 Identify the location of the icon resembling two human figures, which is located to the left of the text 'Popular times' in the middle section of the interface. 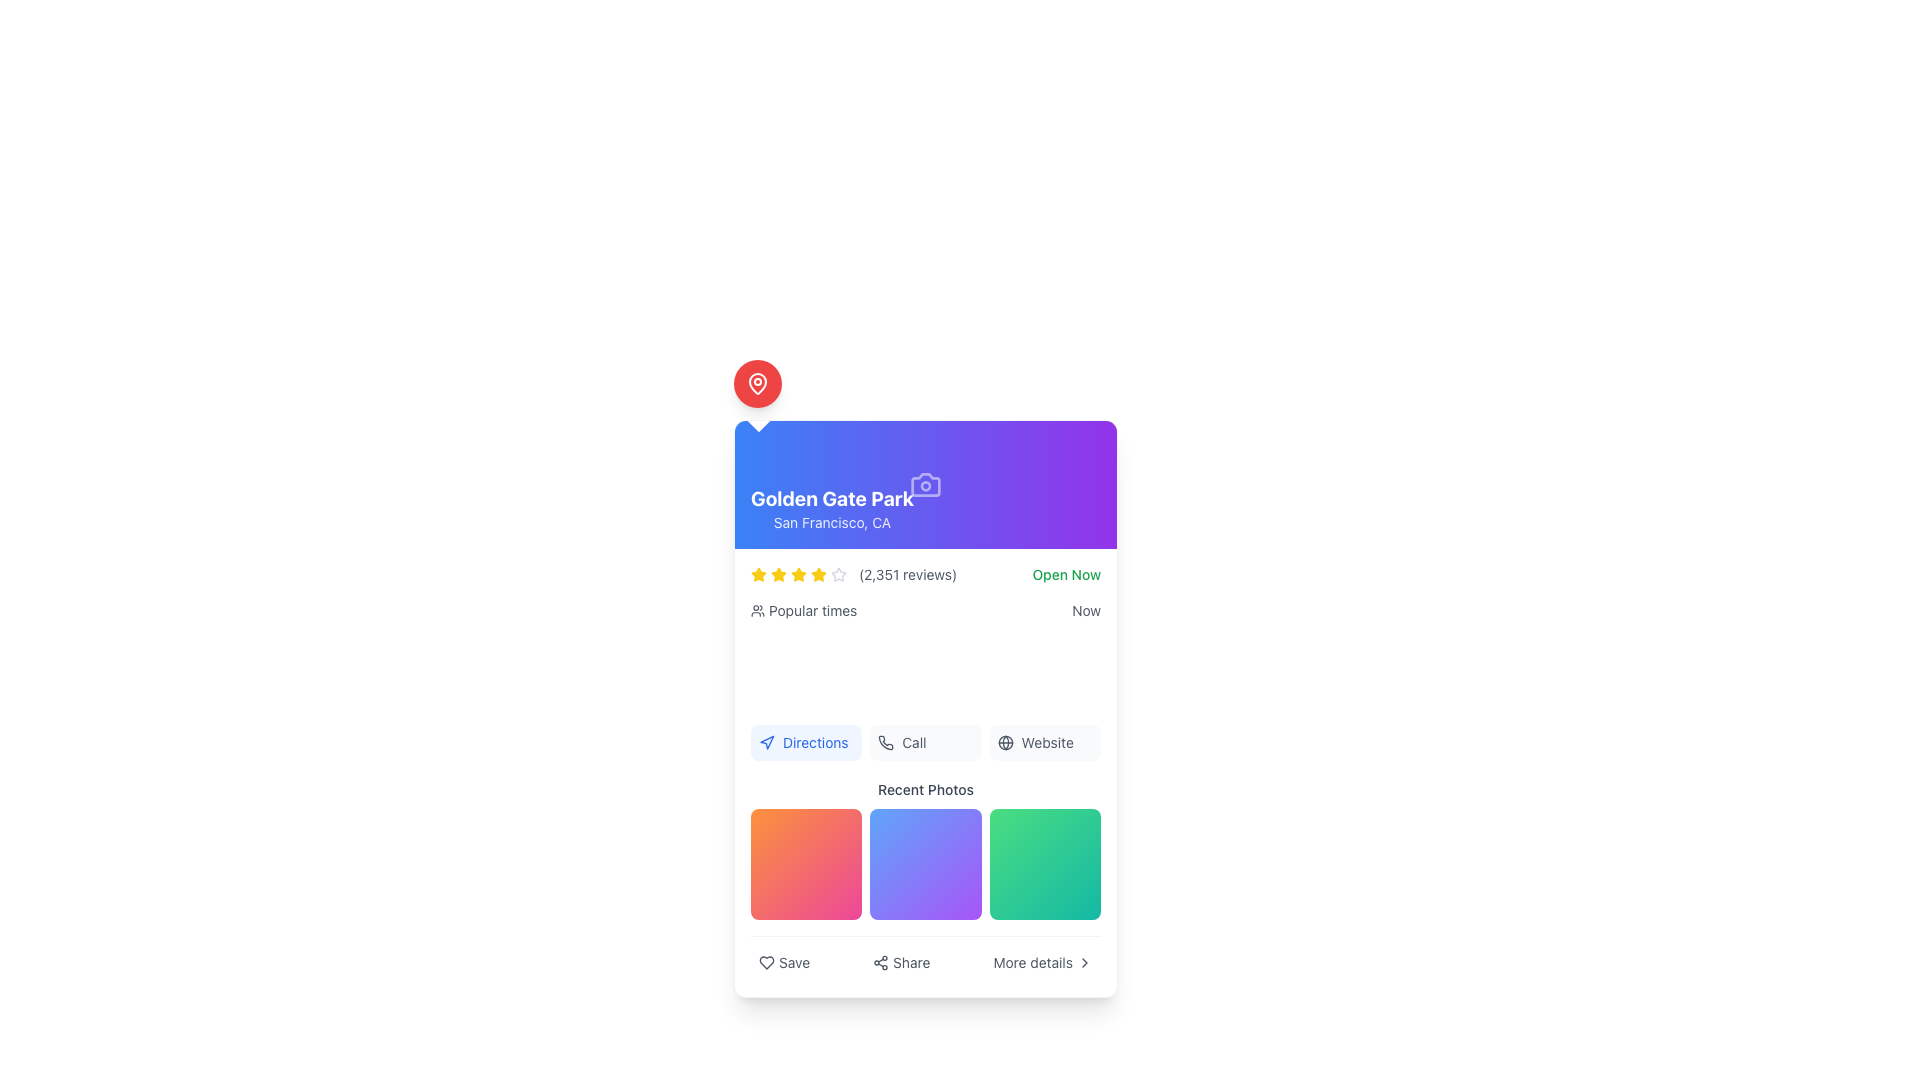
(757, 609).